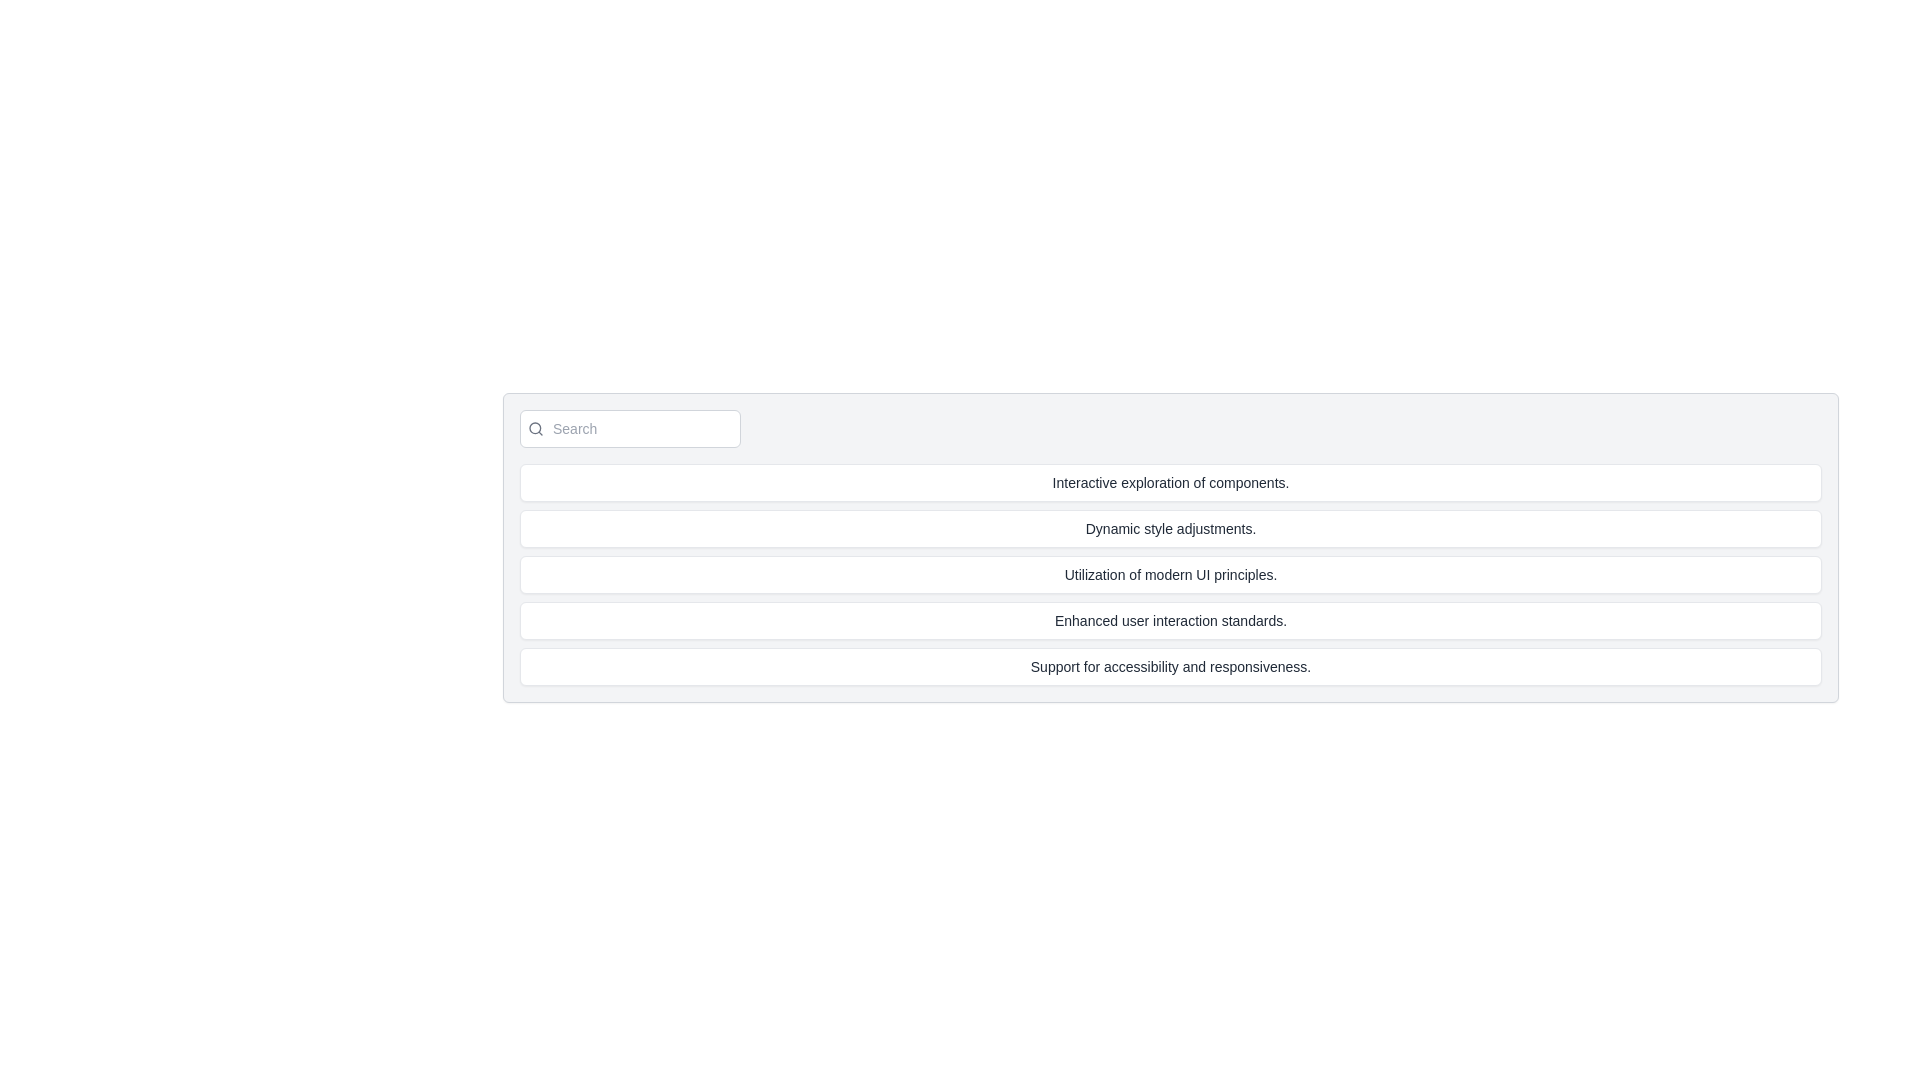 This screenshot has width=1920, height=1080. I want to click on the interactive lowercase letter 'i' which is the 33rd character in the sentence 'Enhanced user interaction standards.' within the fourth list item, so click(1200, 620).